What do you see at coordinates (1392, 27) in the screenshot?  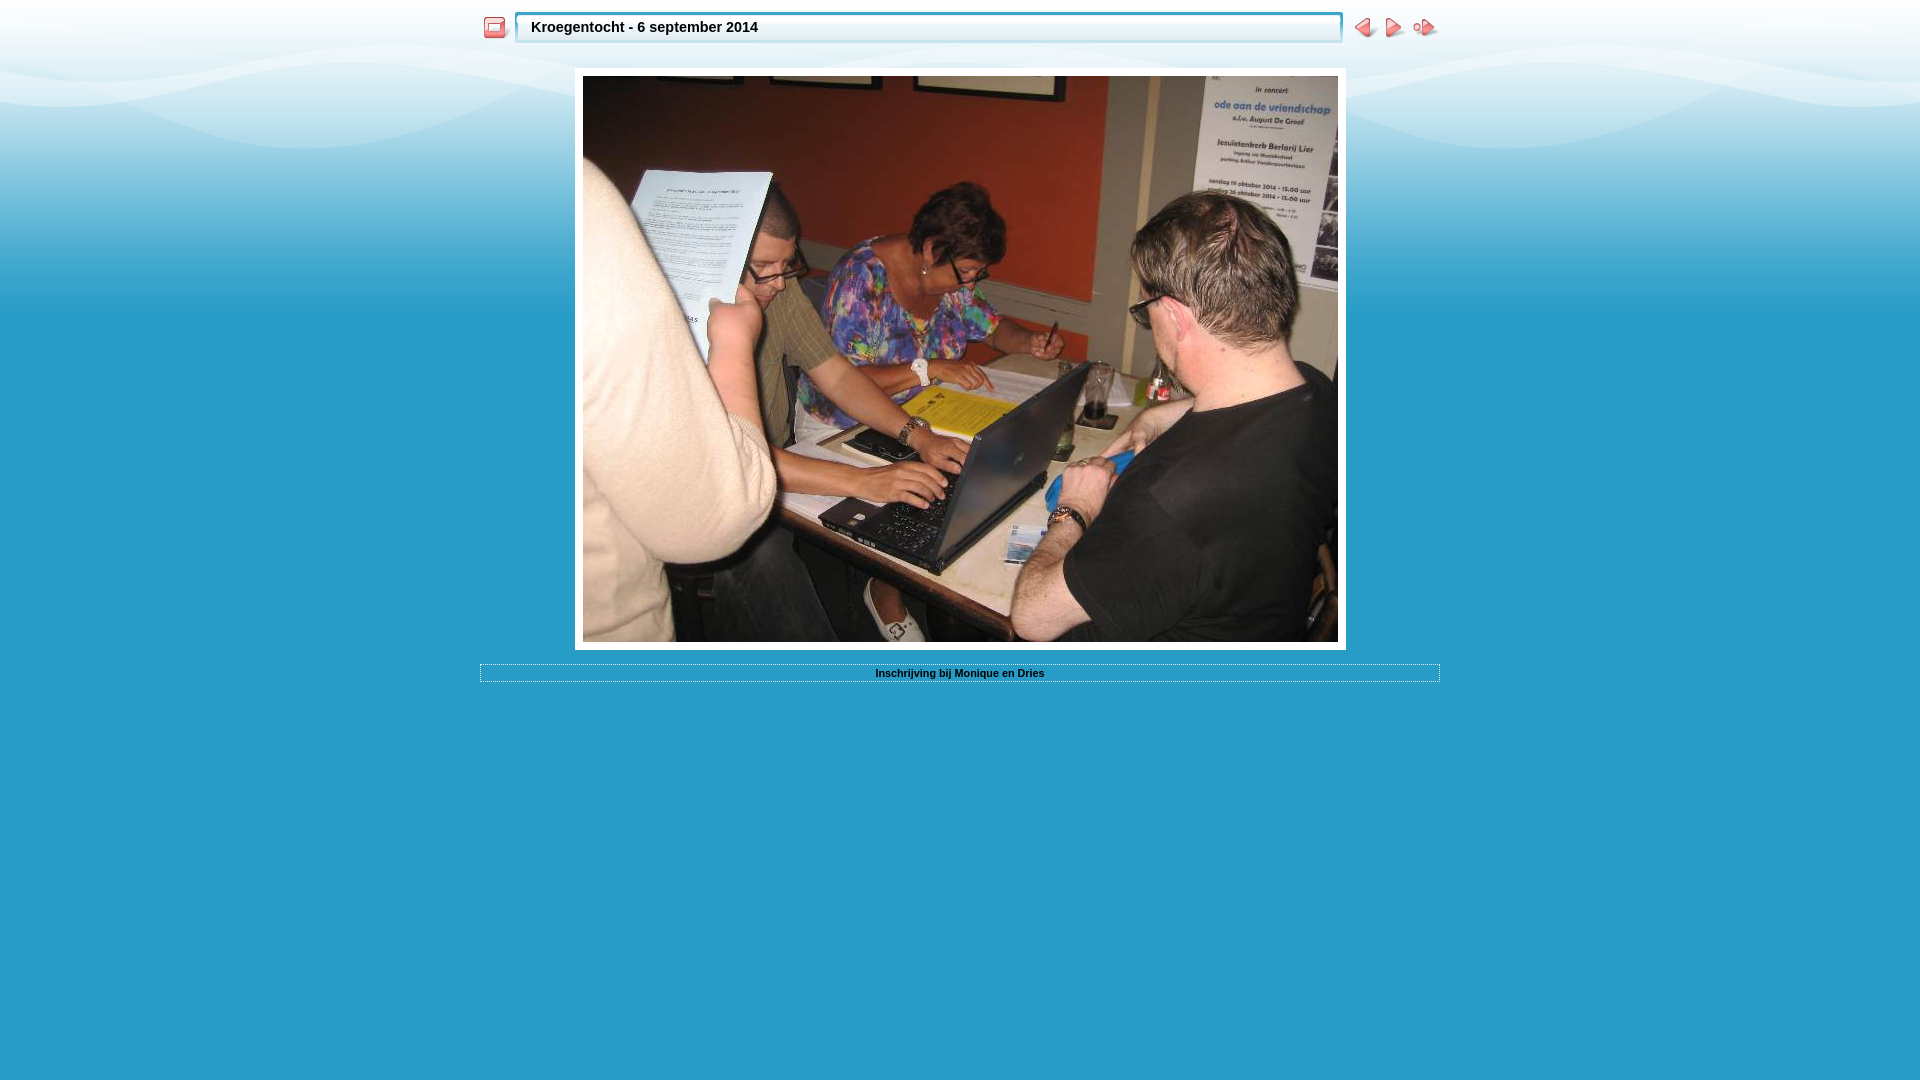 I see `' Volgende foto '` at bounding box center [1392, 27].